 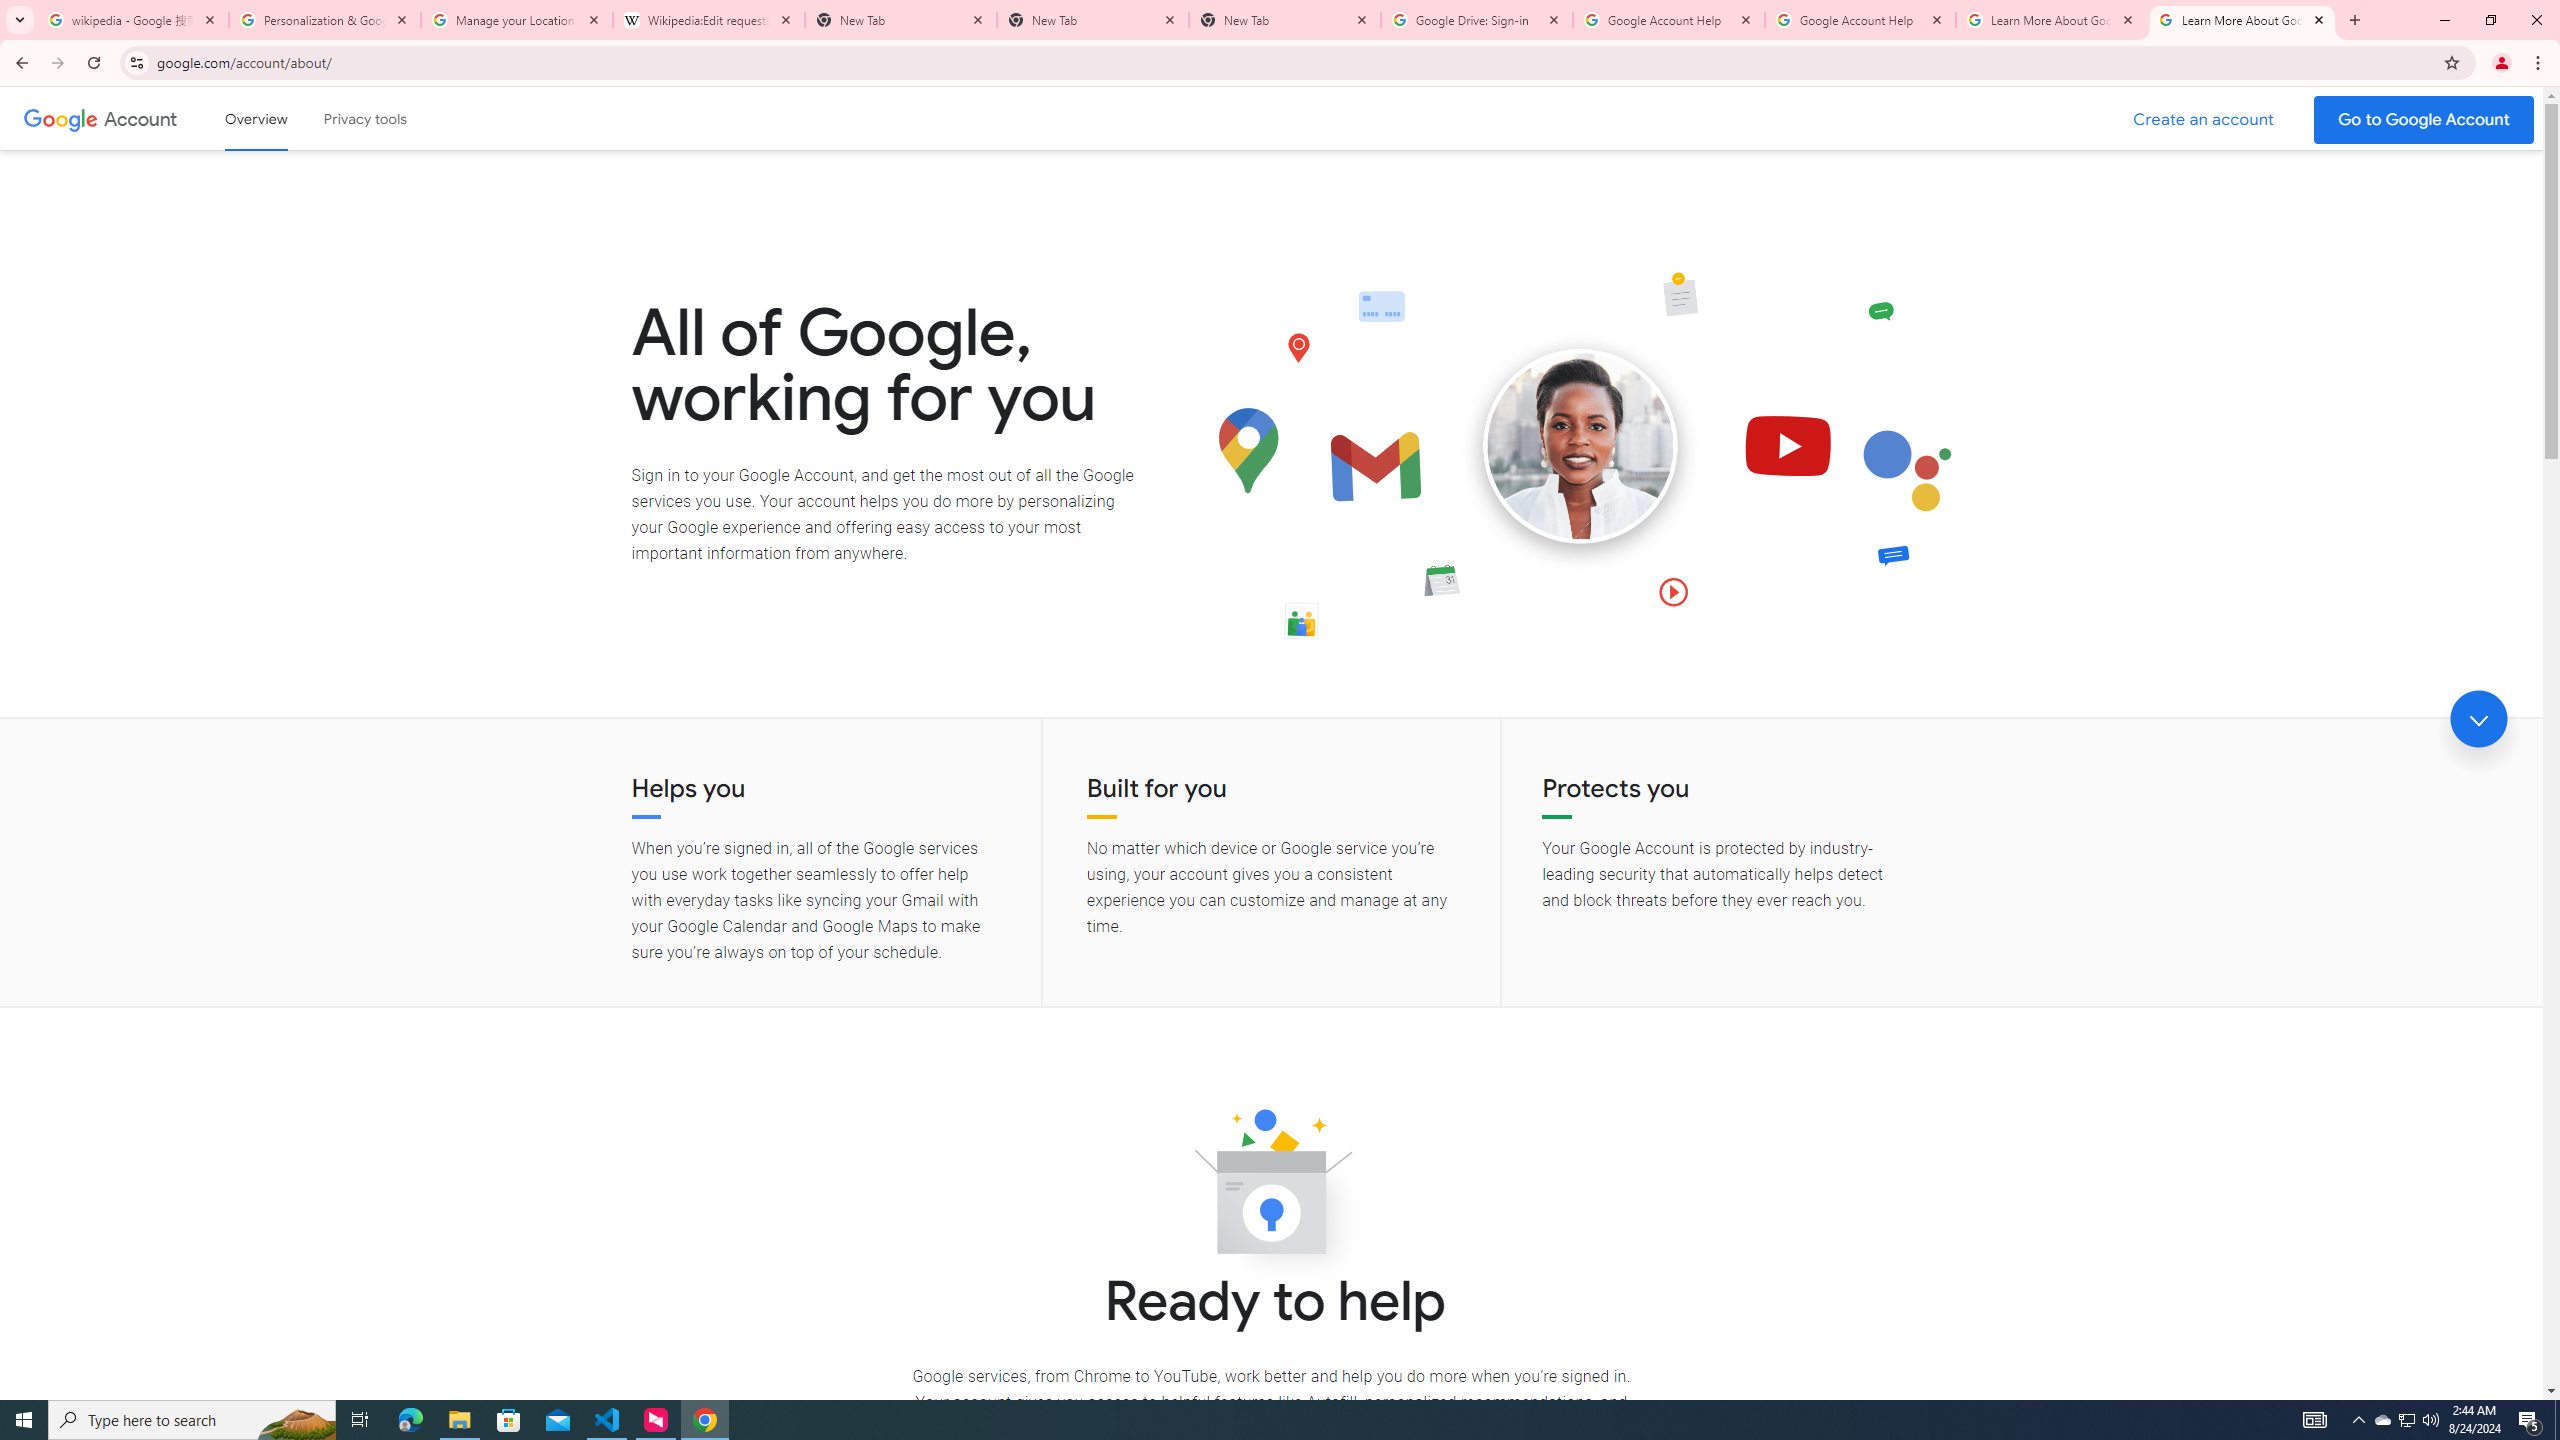 I want to click on 'Manage your Location History - Google Search Help', so click(x=517, y=19).